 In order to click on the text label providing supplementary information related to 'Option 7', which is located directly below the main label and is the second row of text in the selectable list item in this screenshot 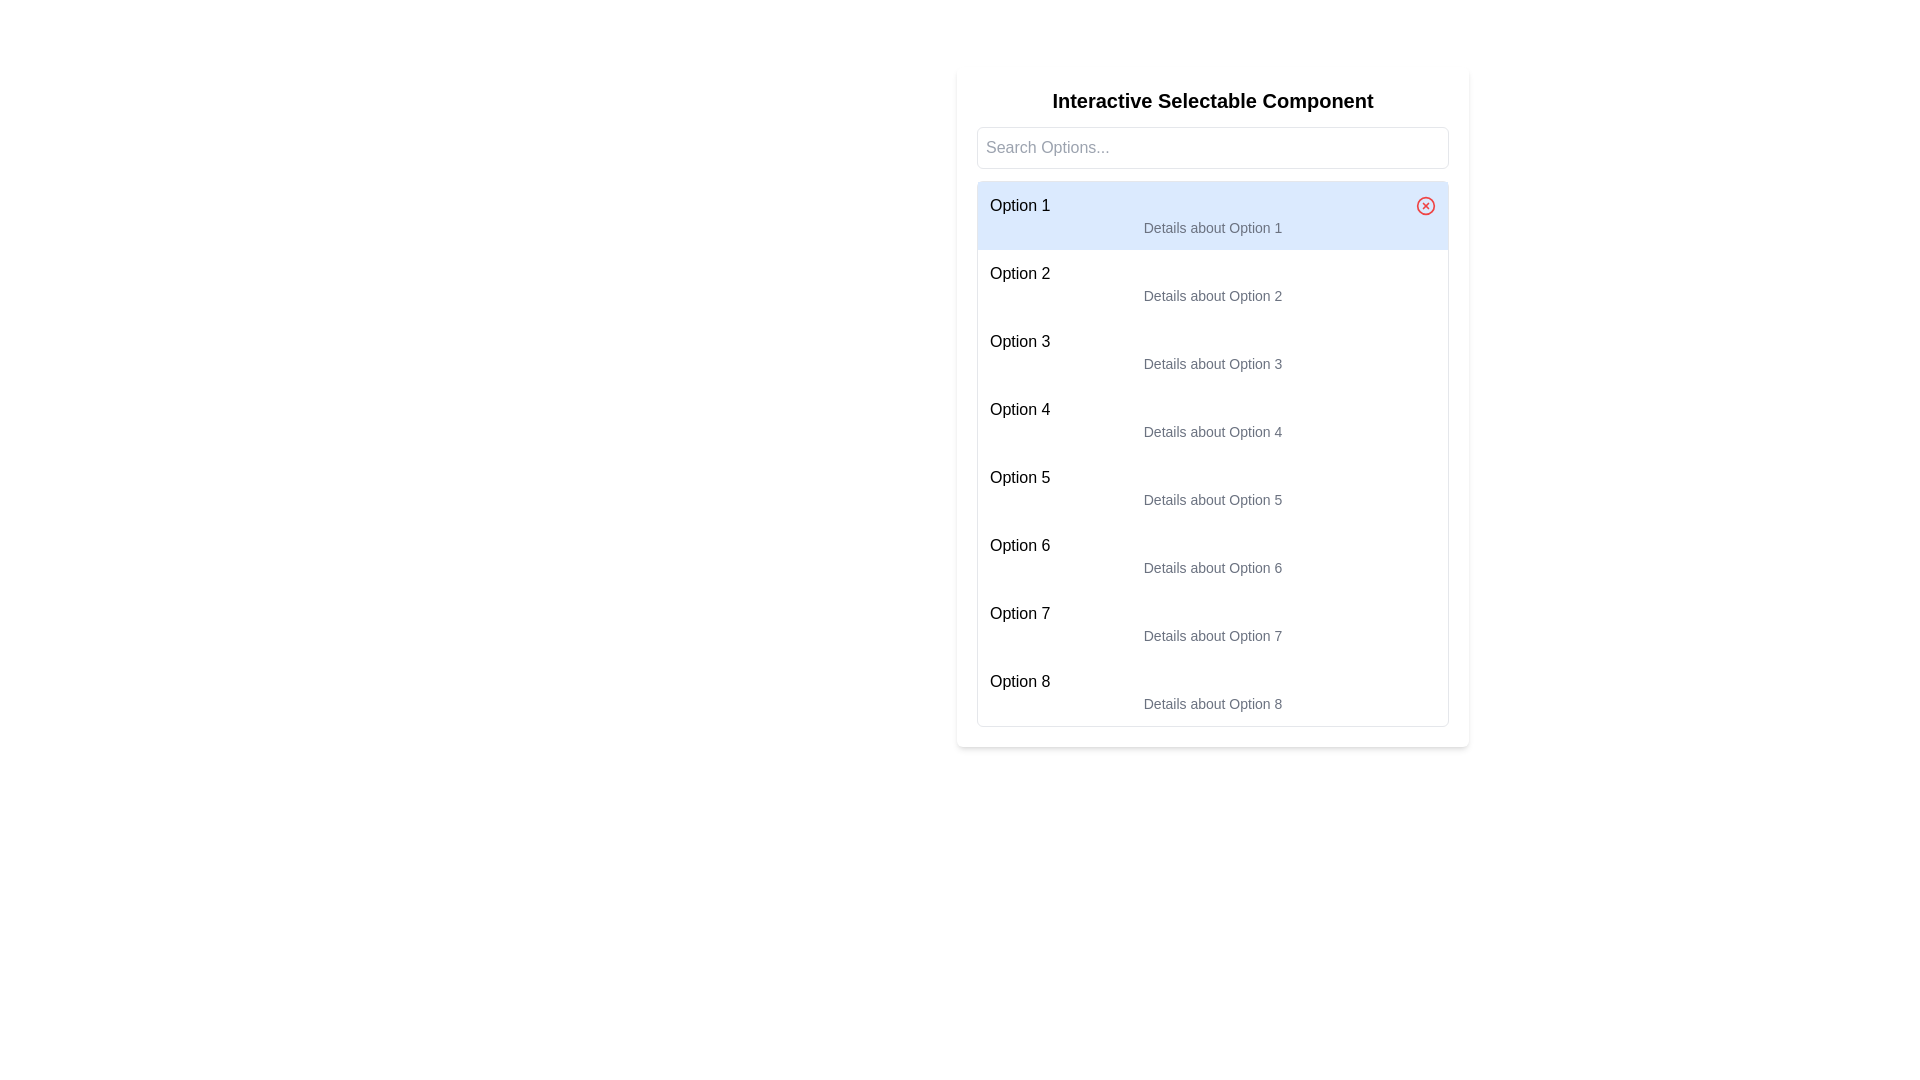, I will do `click(1212, 636)`.